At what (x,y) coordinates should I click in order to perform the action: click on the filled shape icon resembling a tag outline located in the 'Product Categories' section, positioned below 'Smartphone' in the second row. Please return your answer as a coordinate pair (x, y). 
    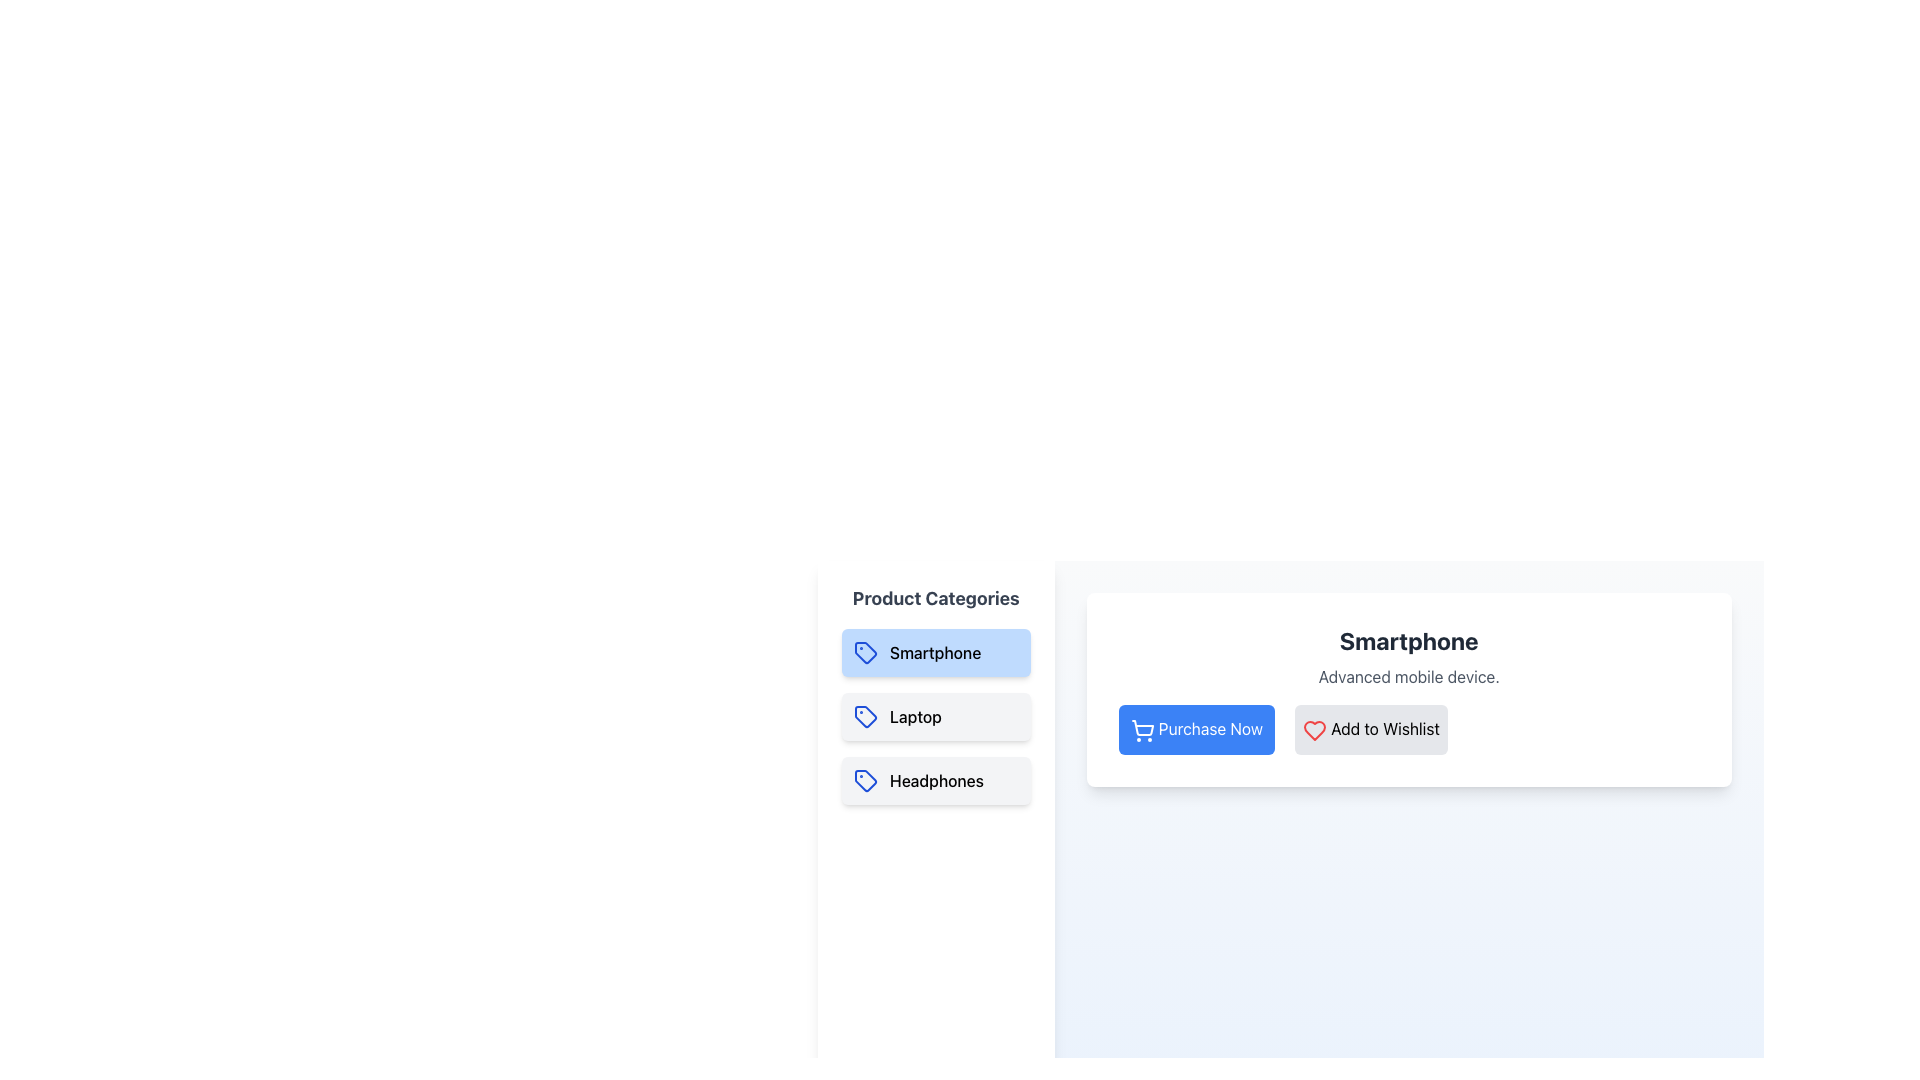
    Looking at the image, I should click on (865, 716).